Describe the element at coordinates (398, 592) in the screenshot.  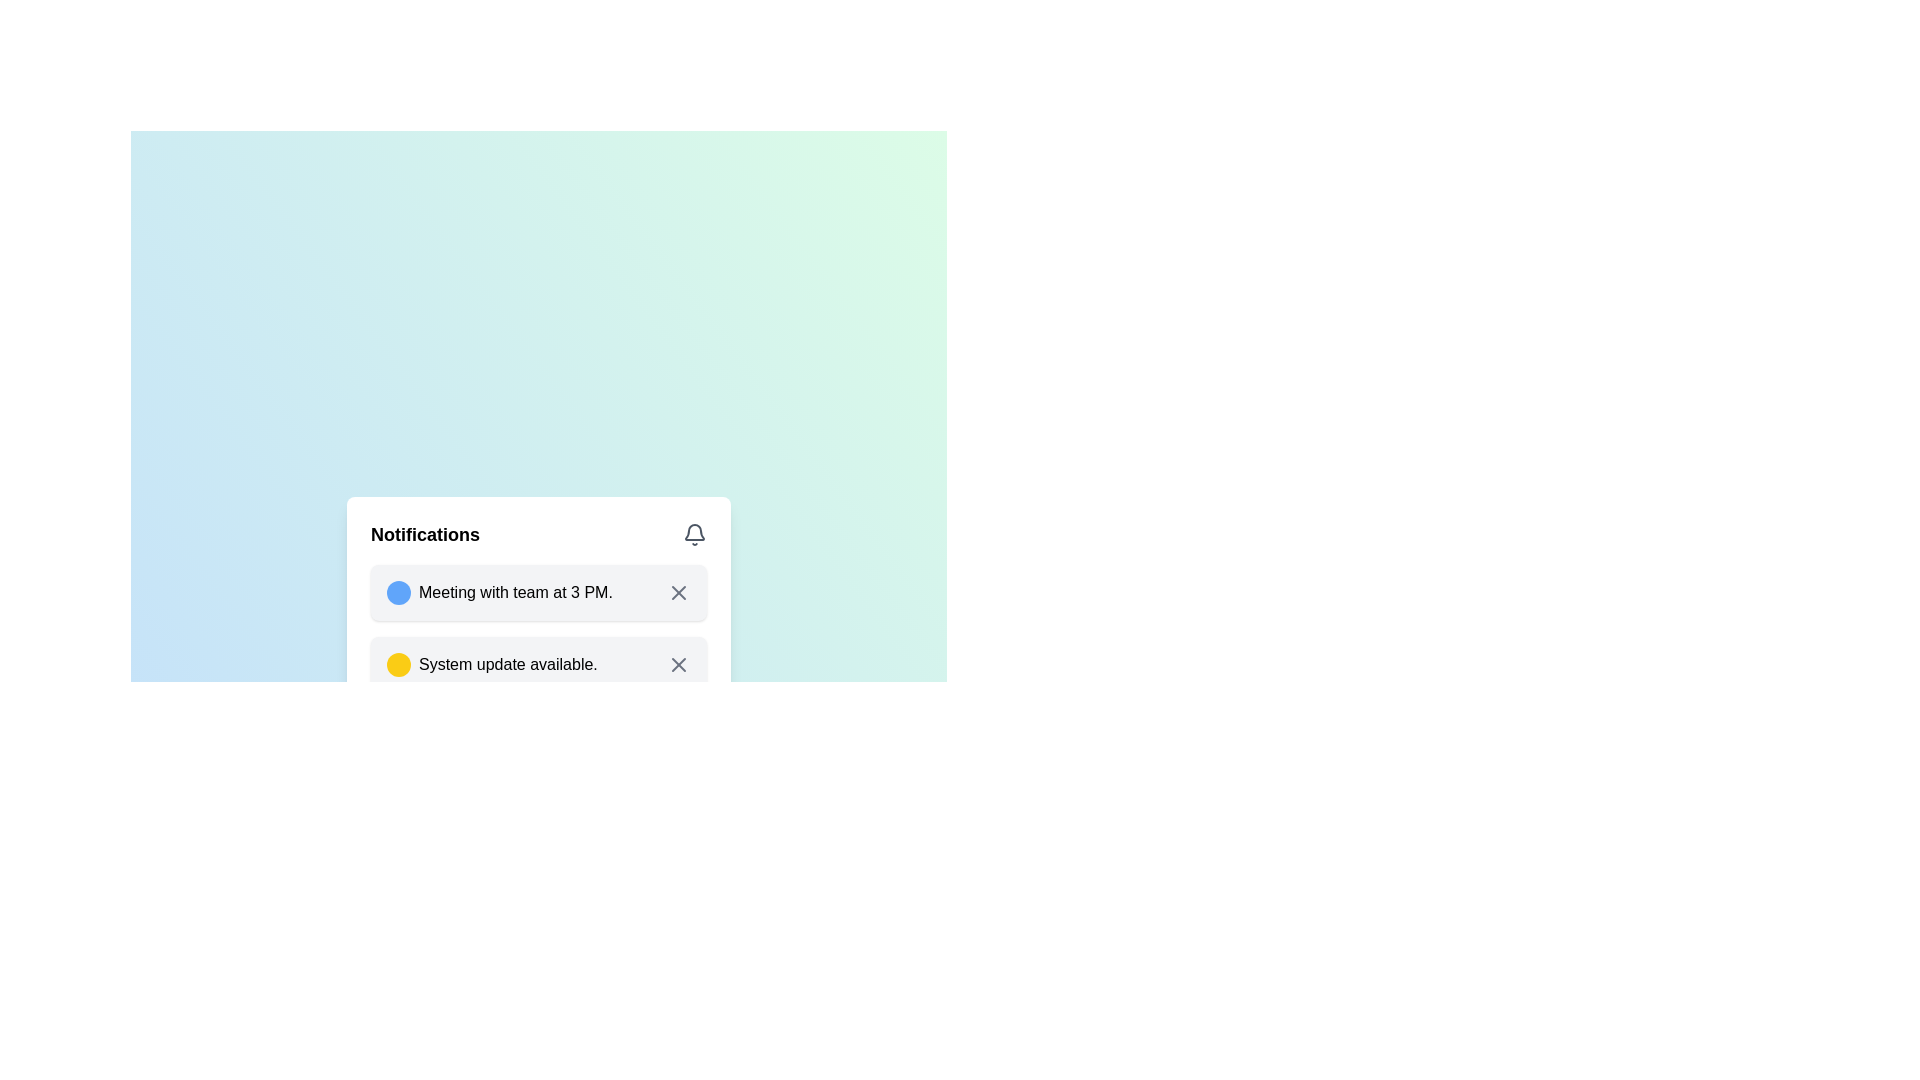
I see `the circular blue icon that is located to the left of the text 'Meeting with team at 3 PM.' in the notification panel` at that location.